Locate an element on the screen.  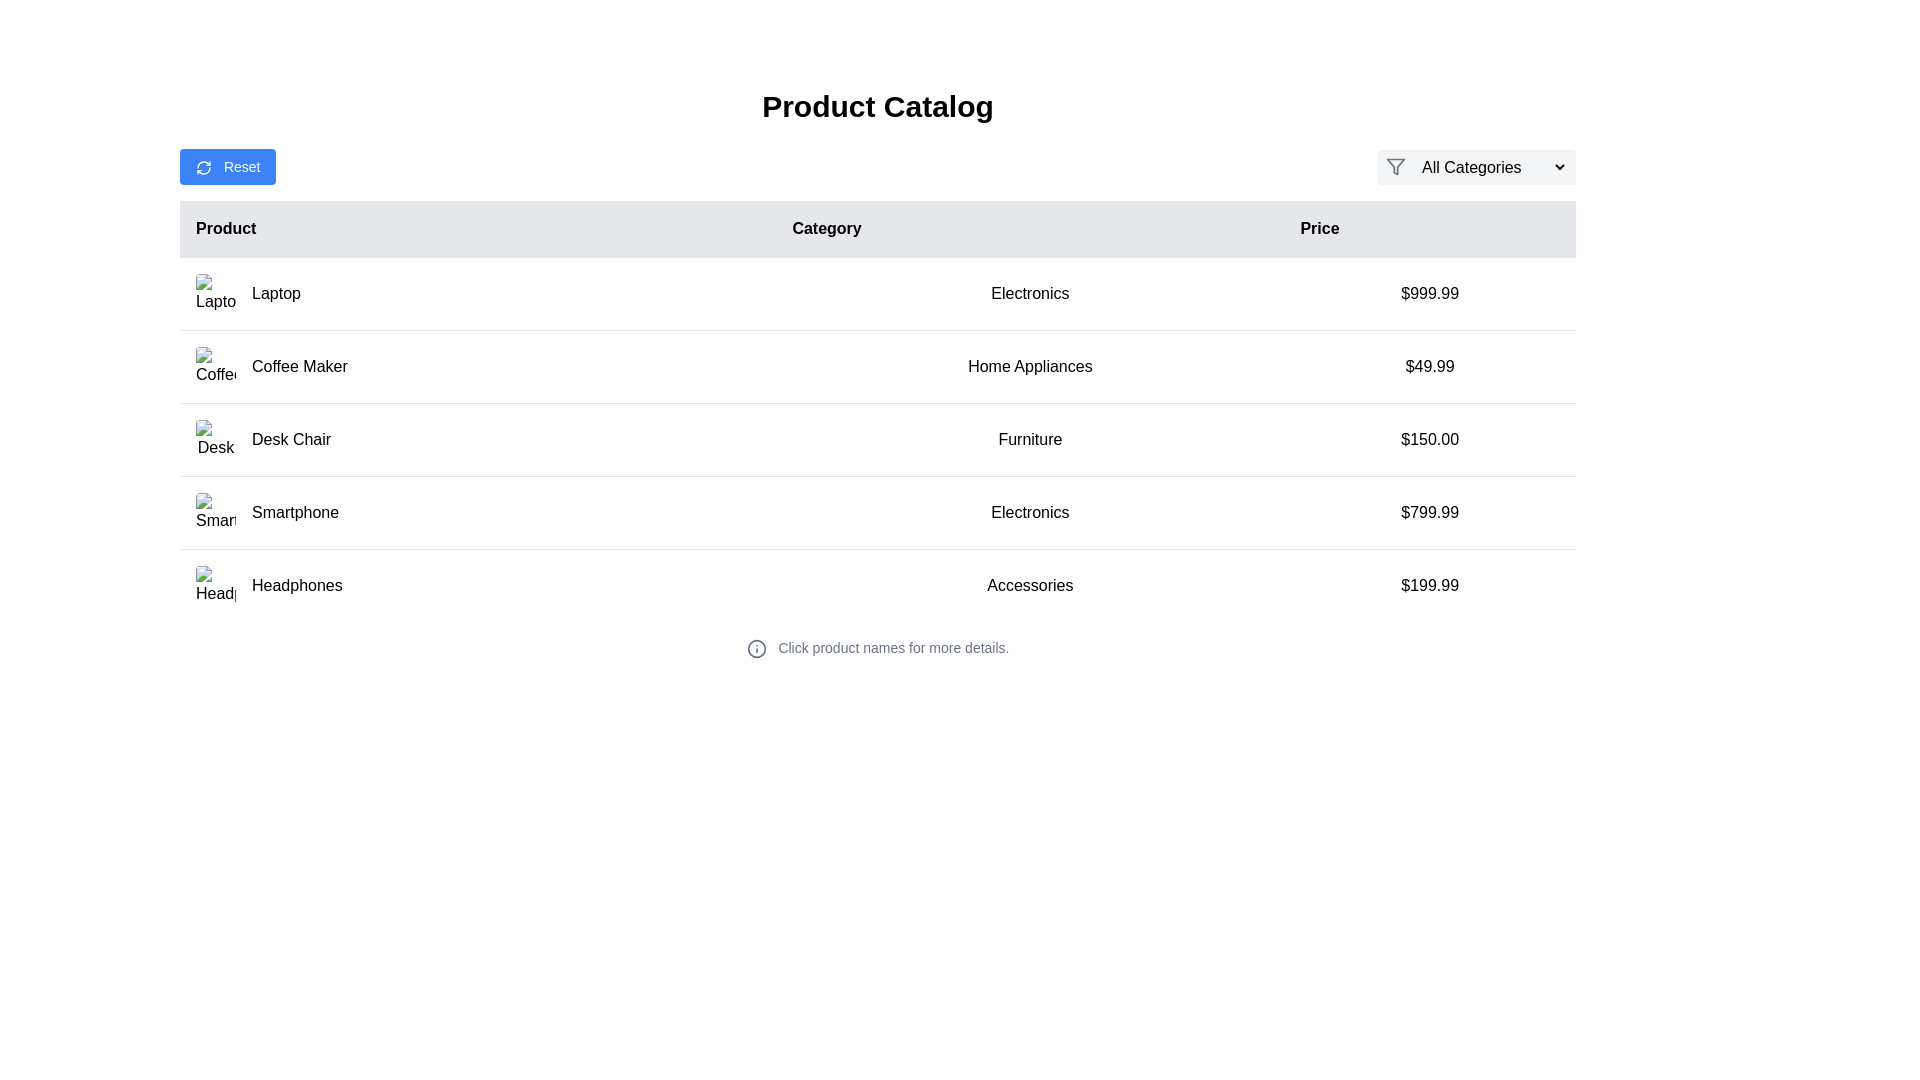
the 'Smartphone' category label located in the third column of the tabular interface, positioned between the 'Product' and 'Price' columns is located at coordinates (1030, 512).